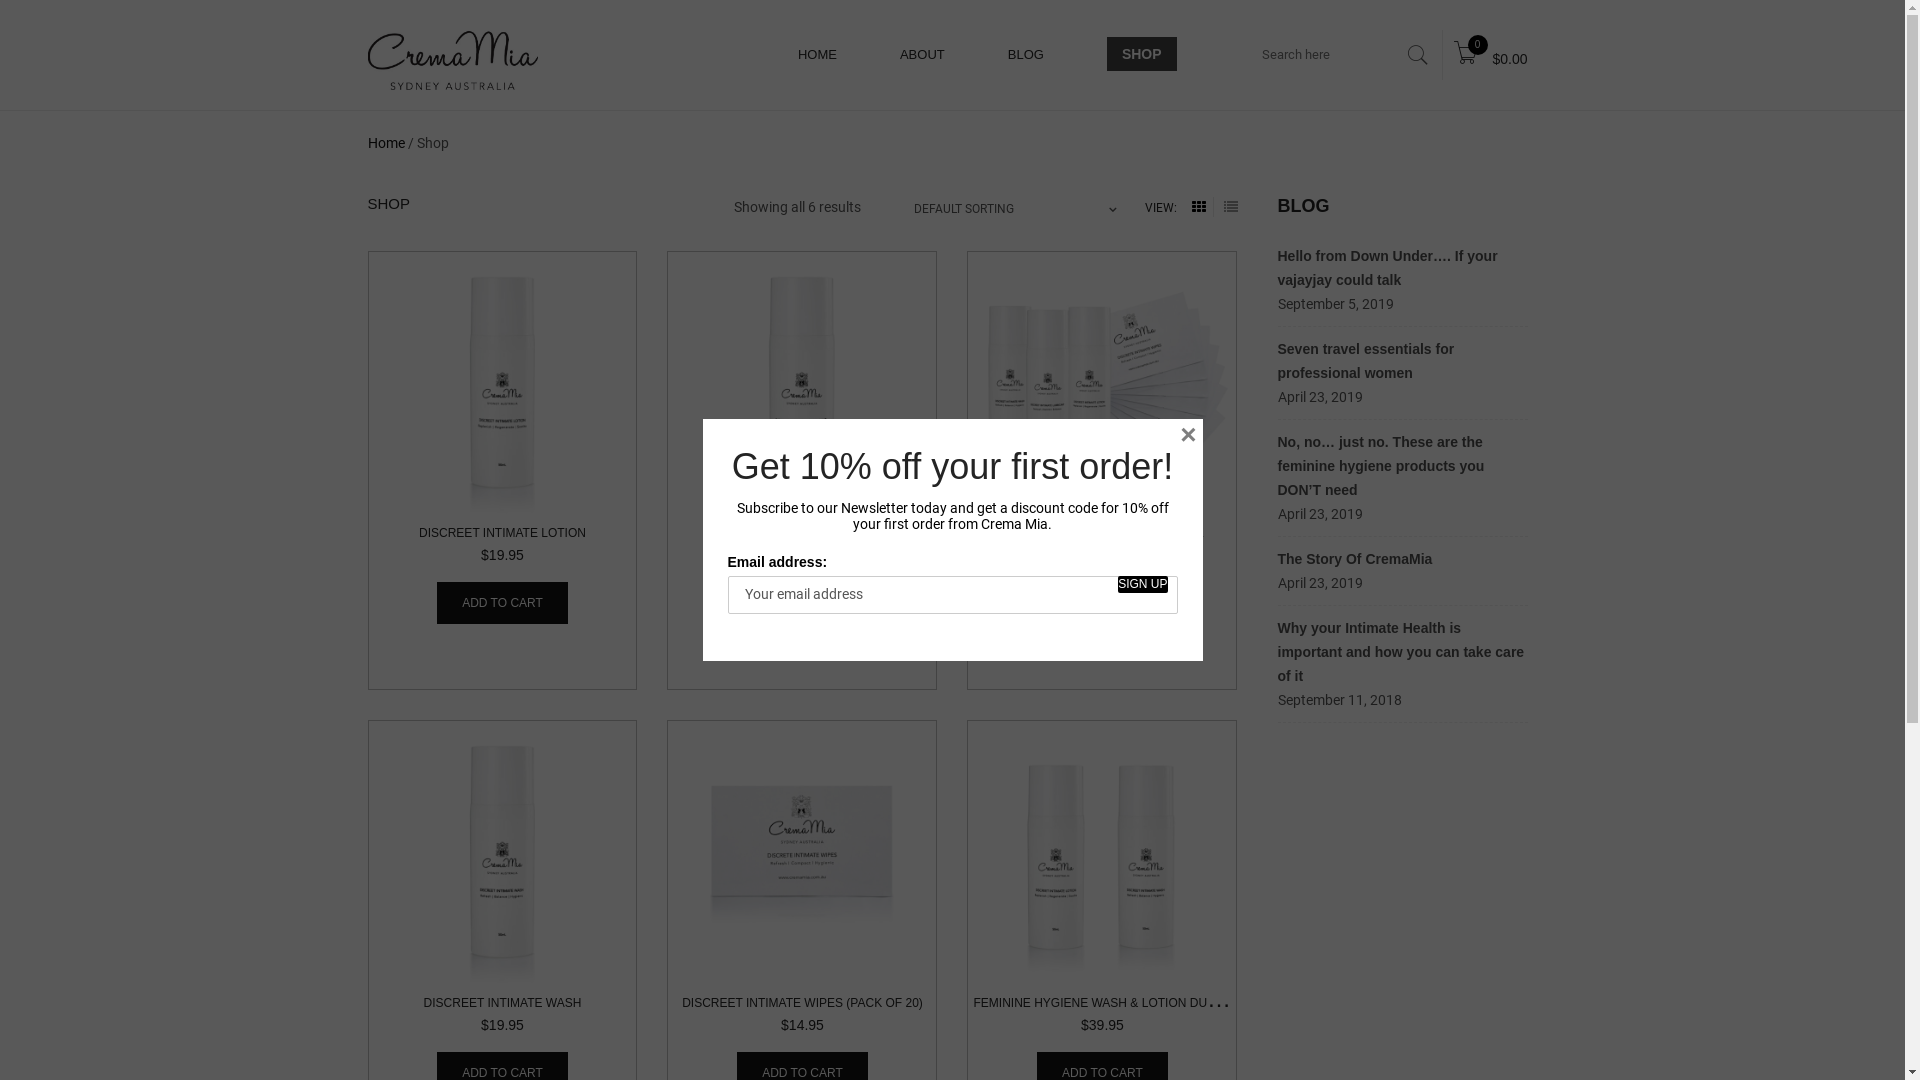 This screenshot has height=1080, width=1920. I want to click on 'DISCREET INTIMATE WASH', so click(422, 1002).